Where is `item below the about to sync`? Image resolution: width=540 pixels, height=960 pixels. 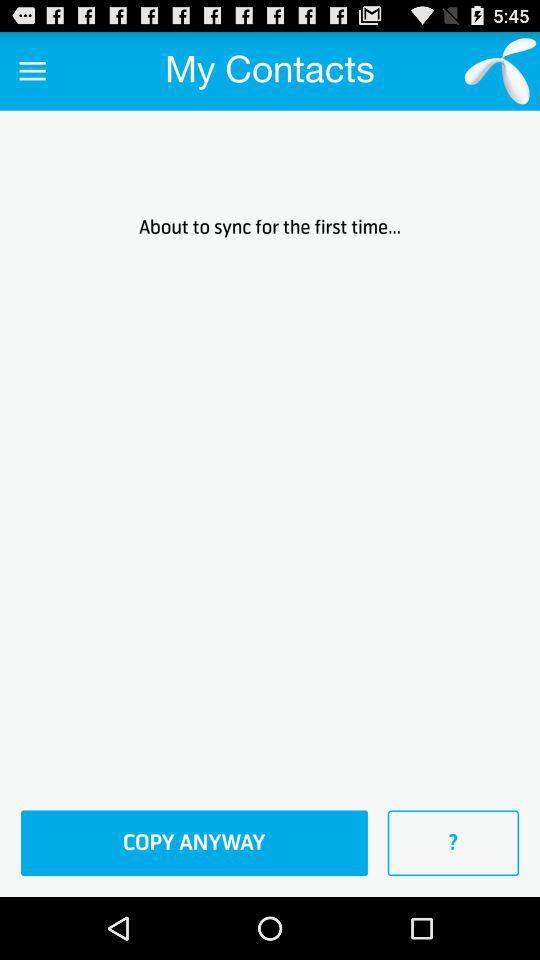 item below the about to sync is located at coordinates (194, 842).